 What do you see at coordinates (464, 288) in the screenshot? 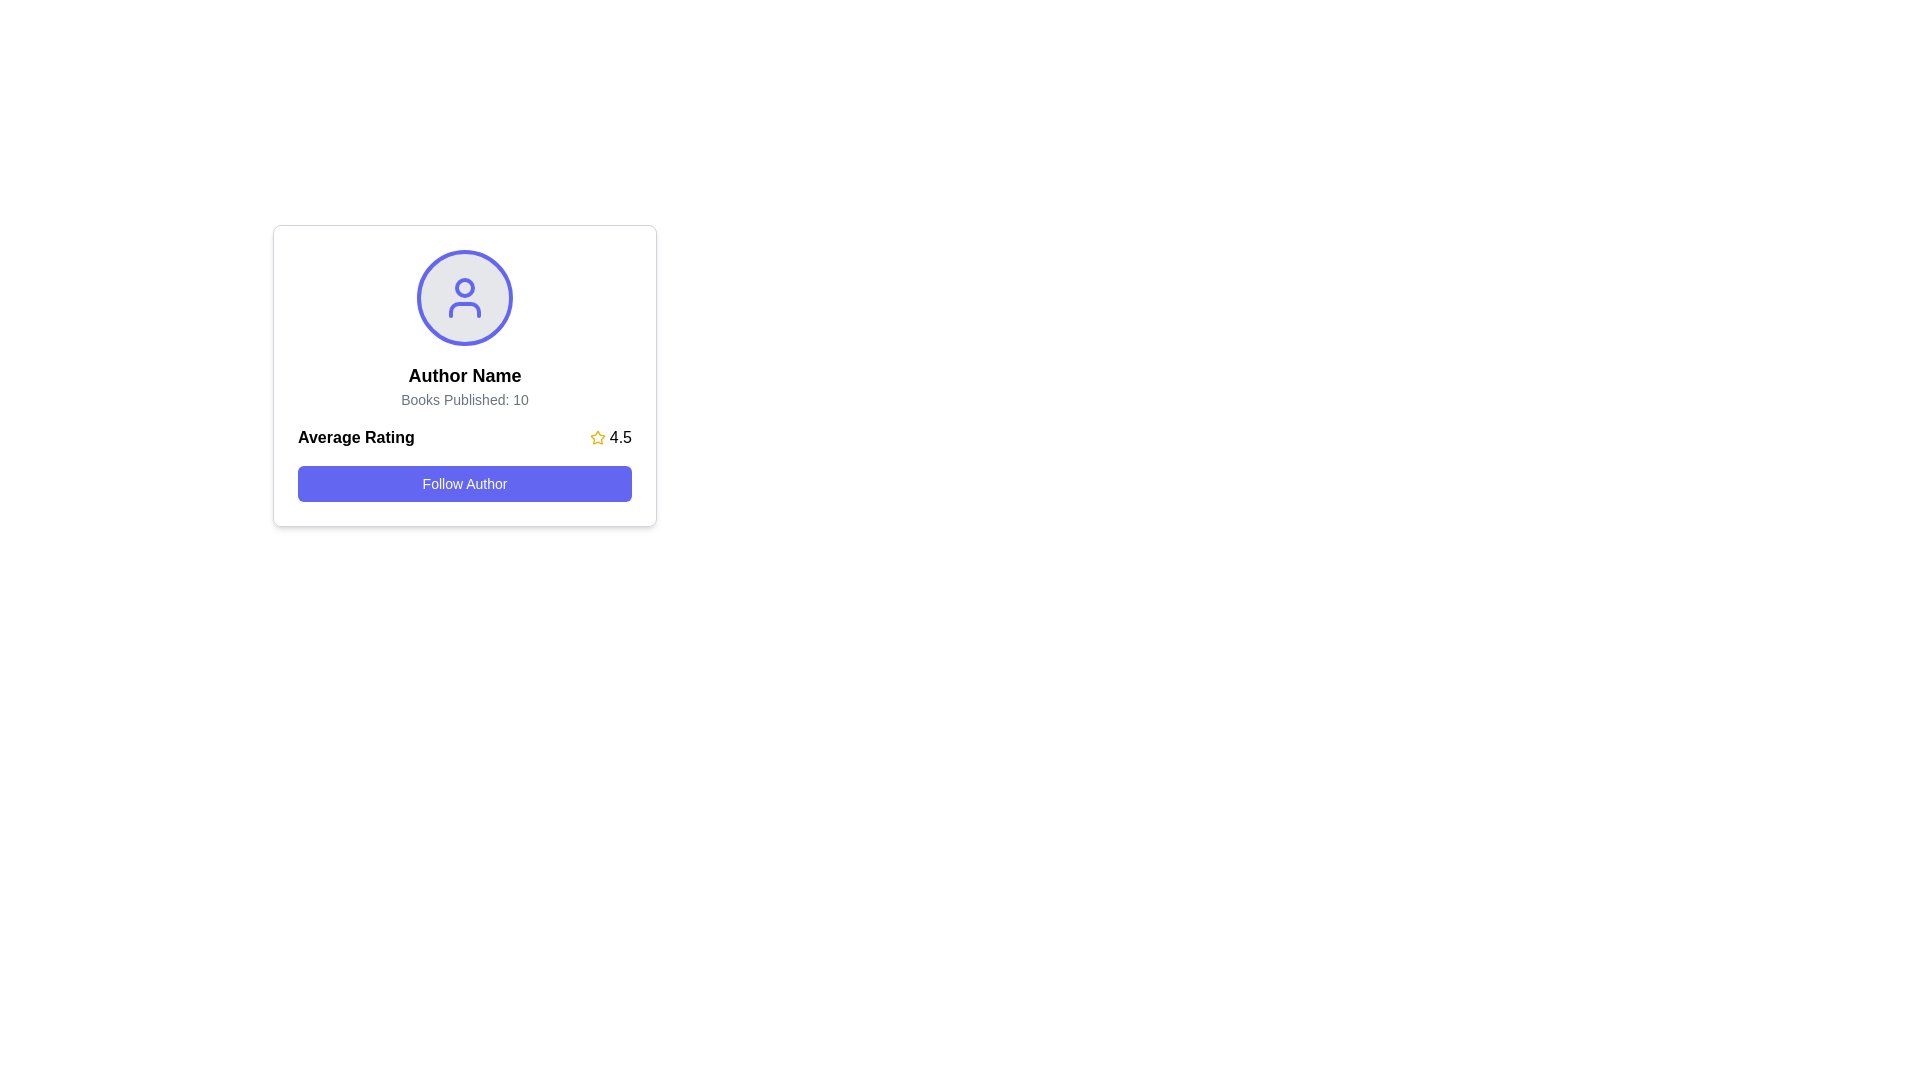
I see `the decorative circle shape representing the user's head within the SVG element at the top center of the user card` at bounding box center [464, 288].